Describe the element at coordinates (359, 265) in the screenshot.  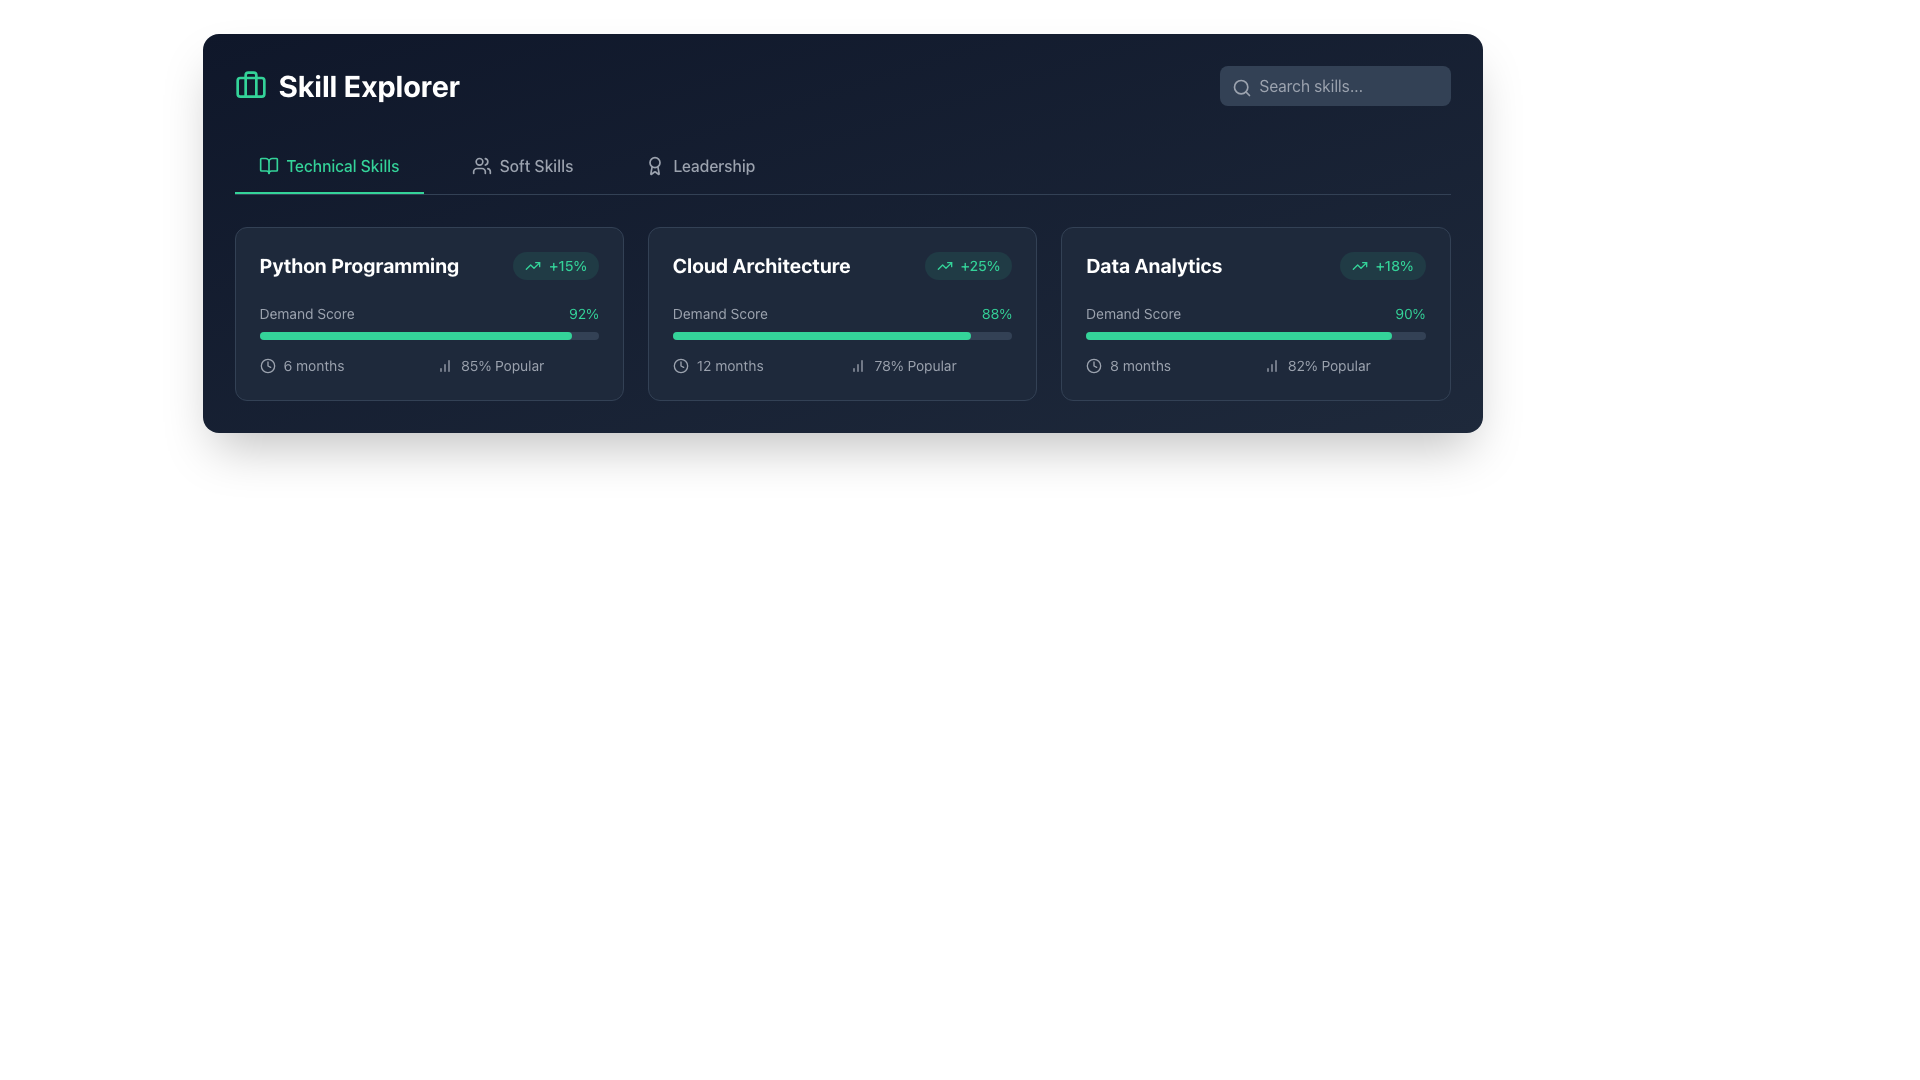
I see `the title text element that identifies the category or subject matter within the 'Demand Score' card, located in the upper-left section and aligned to the left of the '+15%' indicator` at that location.